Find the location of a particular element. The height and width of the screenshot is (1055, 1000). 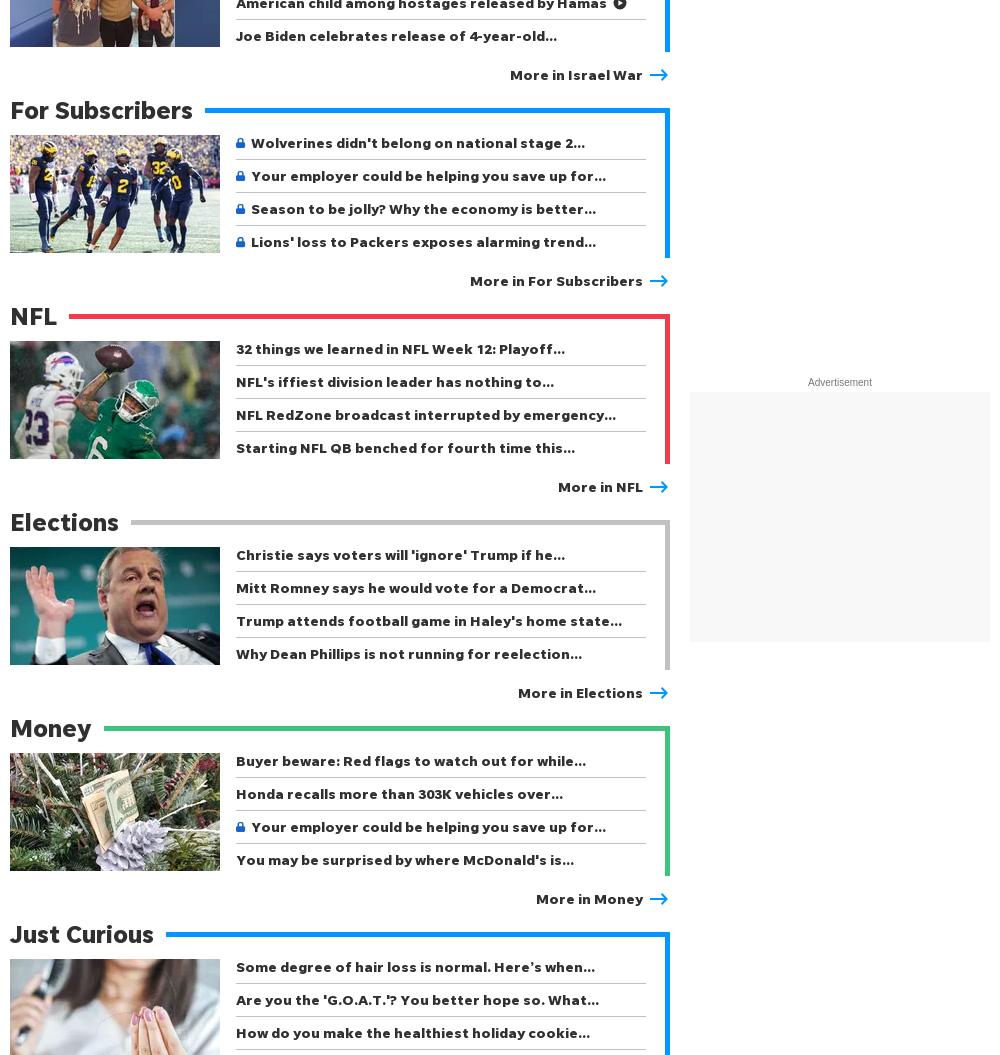

'32 things we learned in NFL Week 12: Playoff…' is located at coordinates (235, 347).